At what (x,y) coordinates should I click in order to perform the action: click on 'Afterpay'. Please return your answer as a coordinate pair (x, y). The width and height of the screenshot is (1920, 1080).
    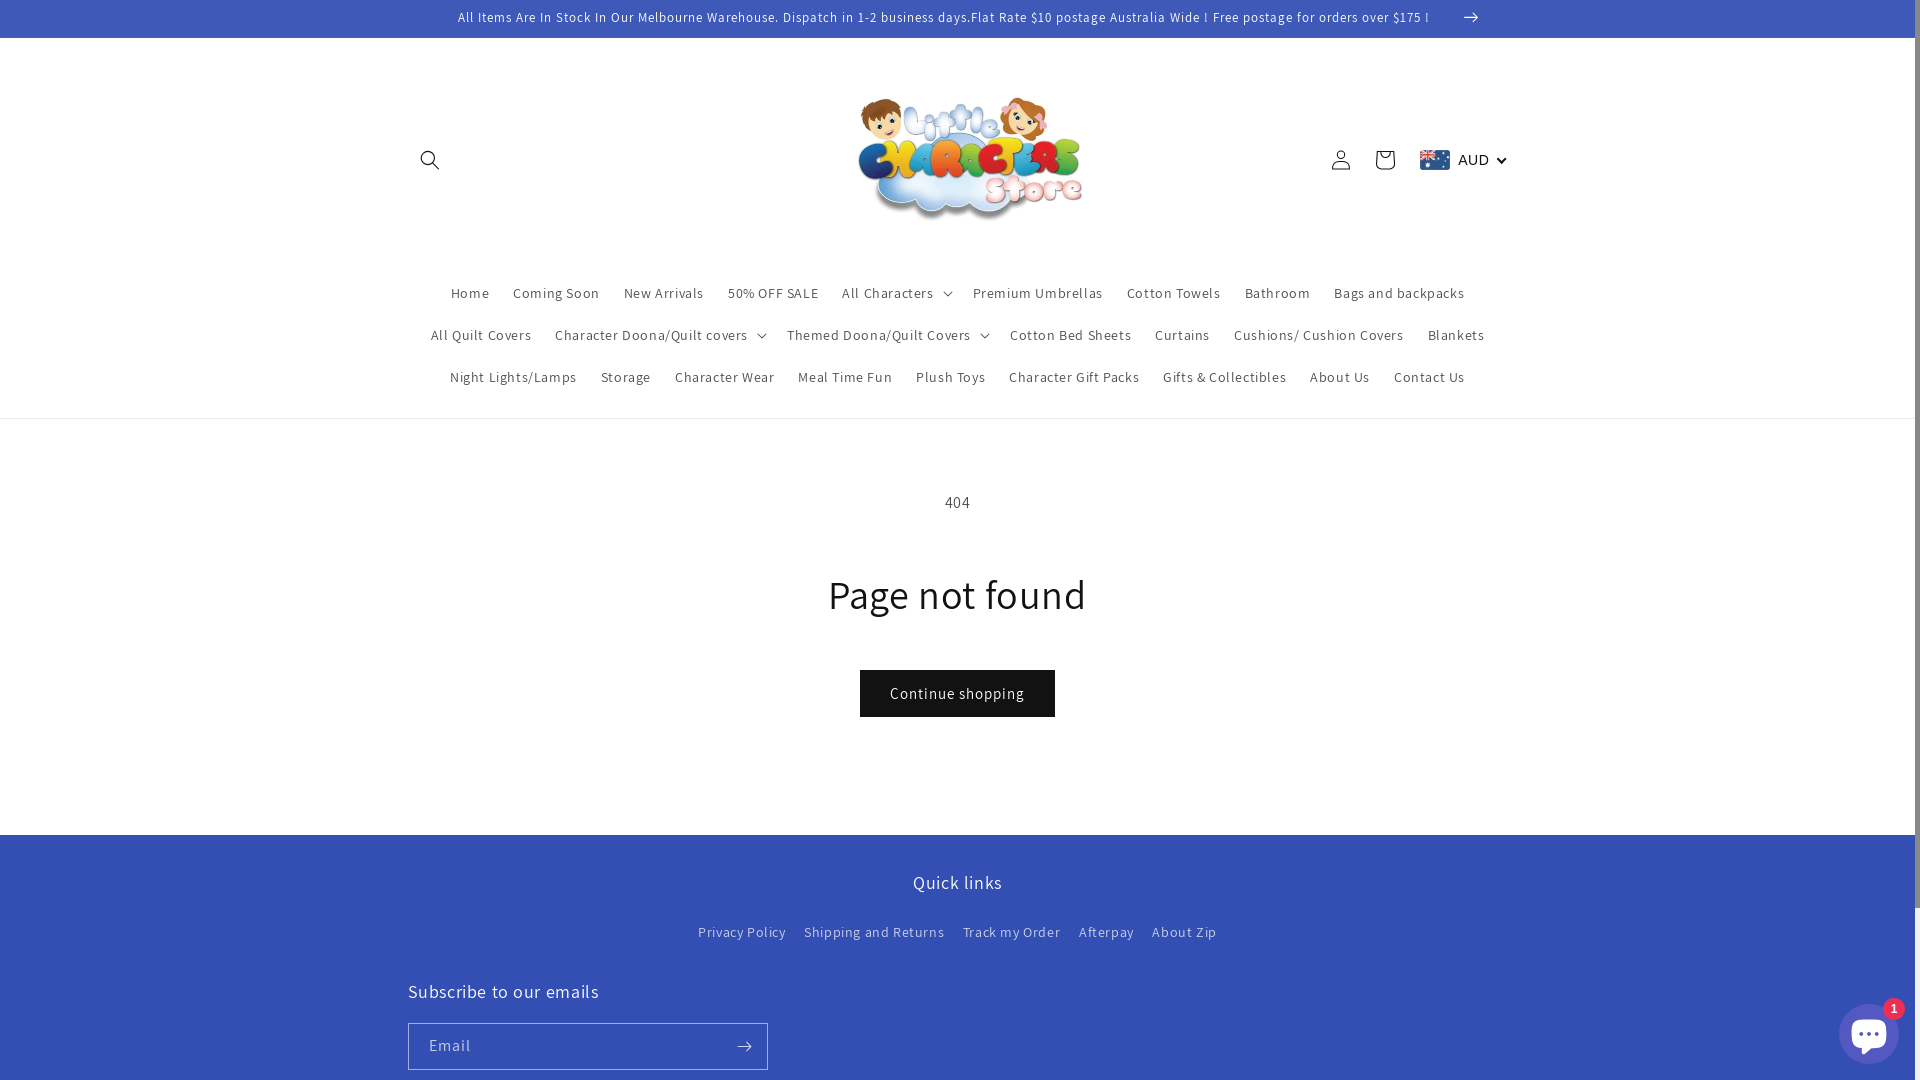
    Looking at the image, I should click on (1105, 932).